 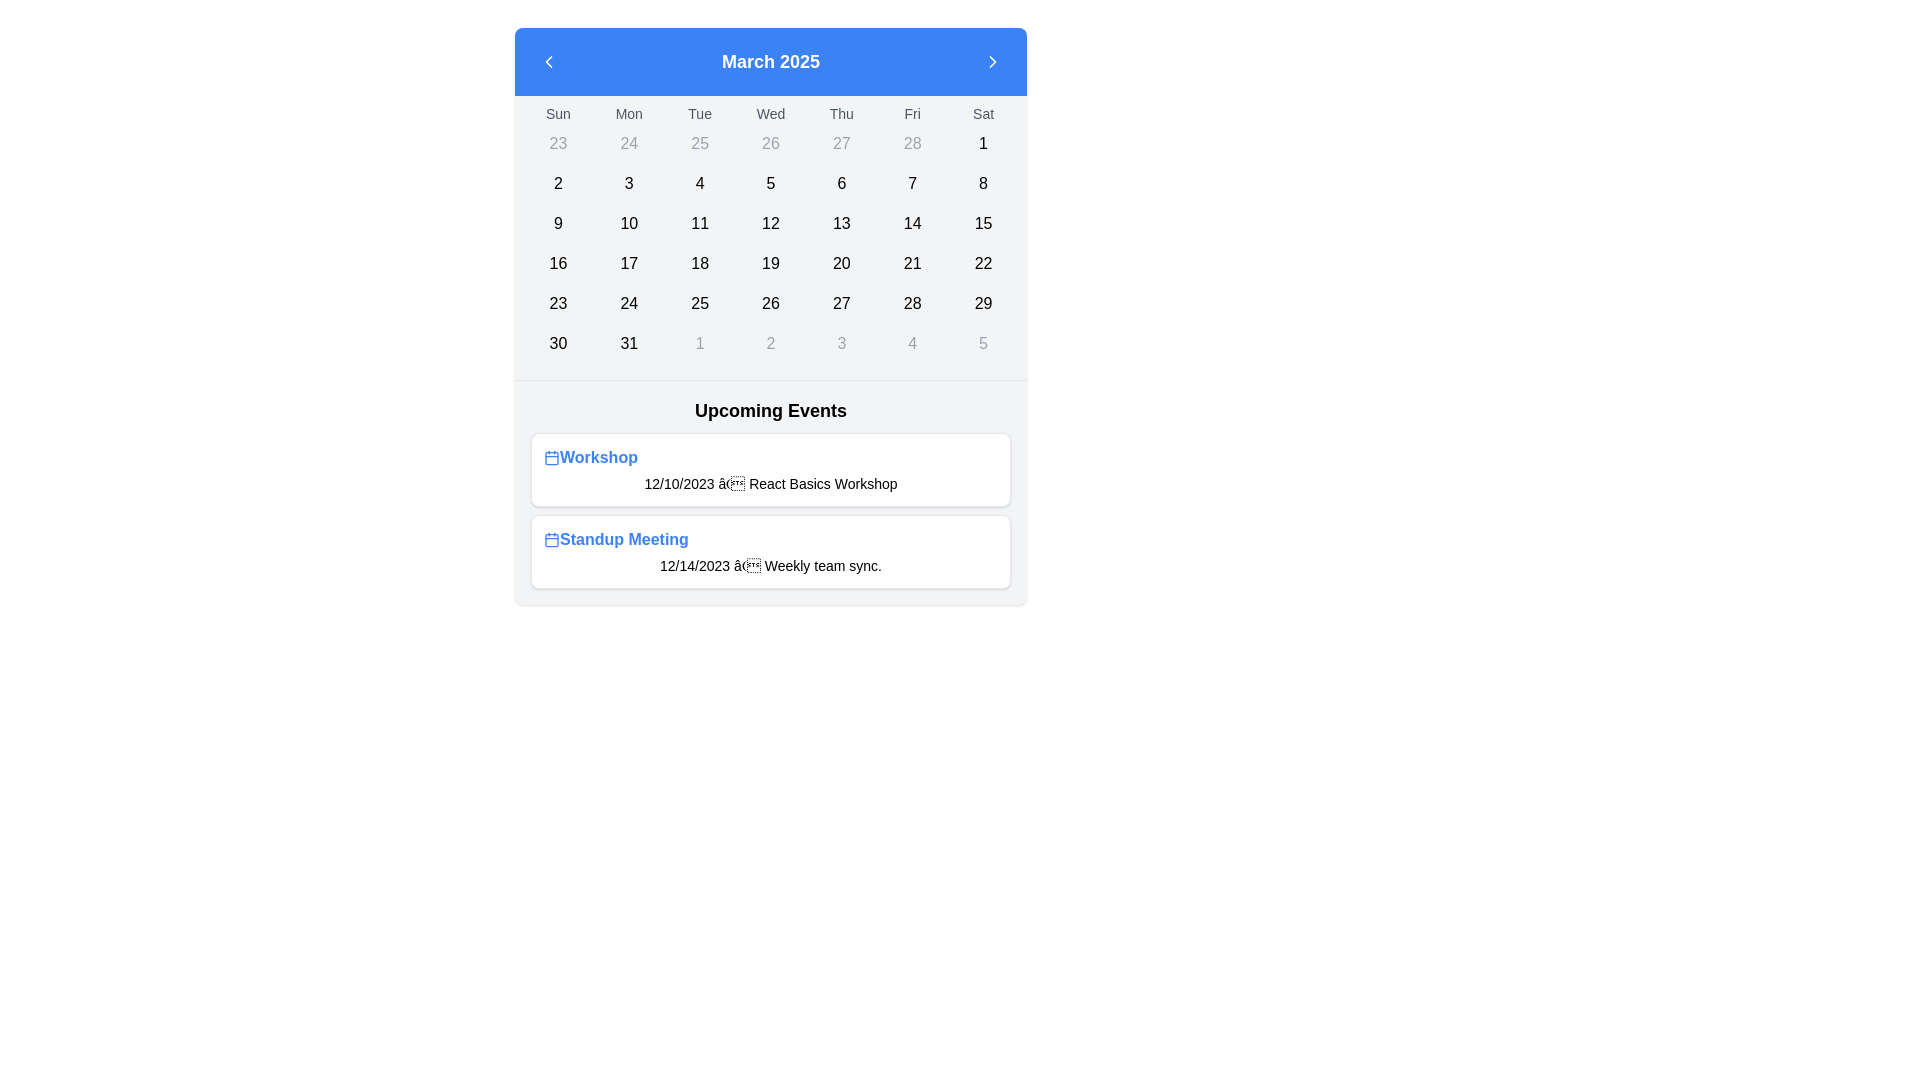 I want to click on the date '14' button in the calendar, so click(x=911, y=223).